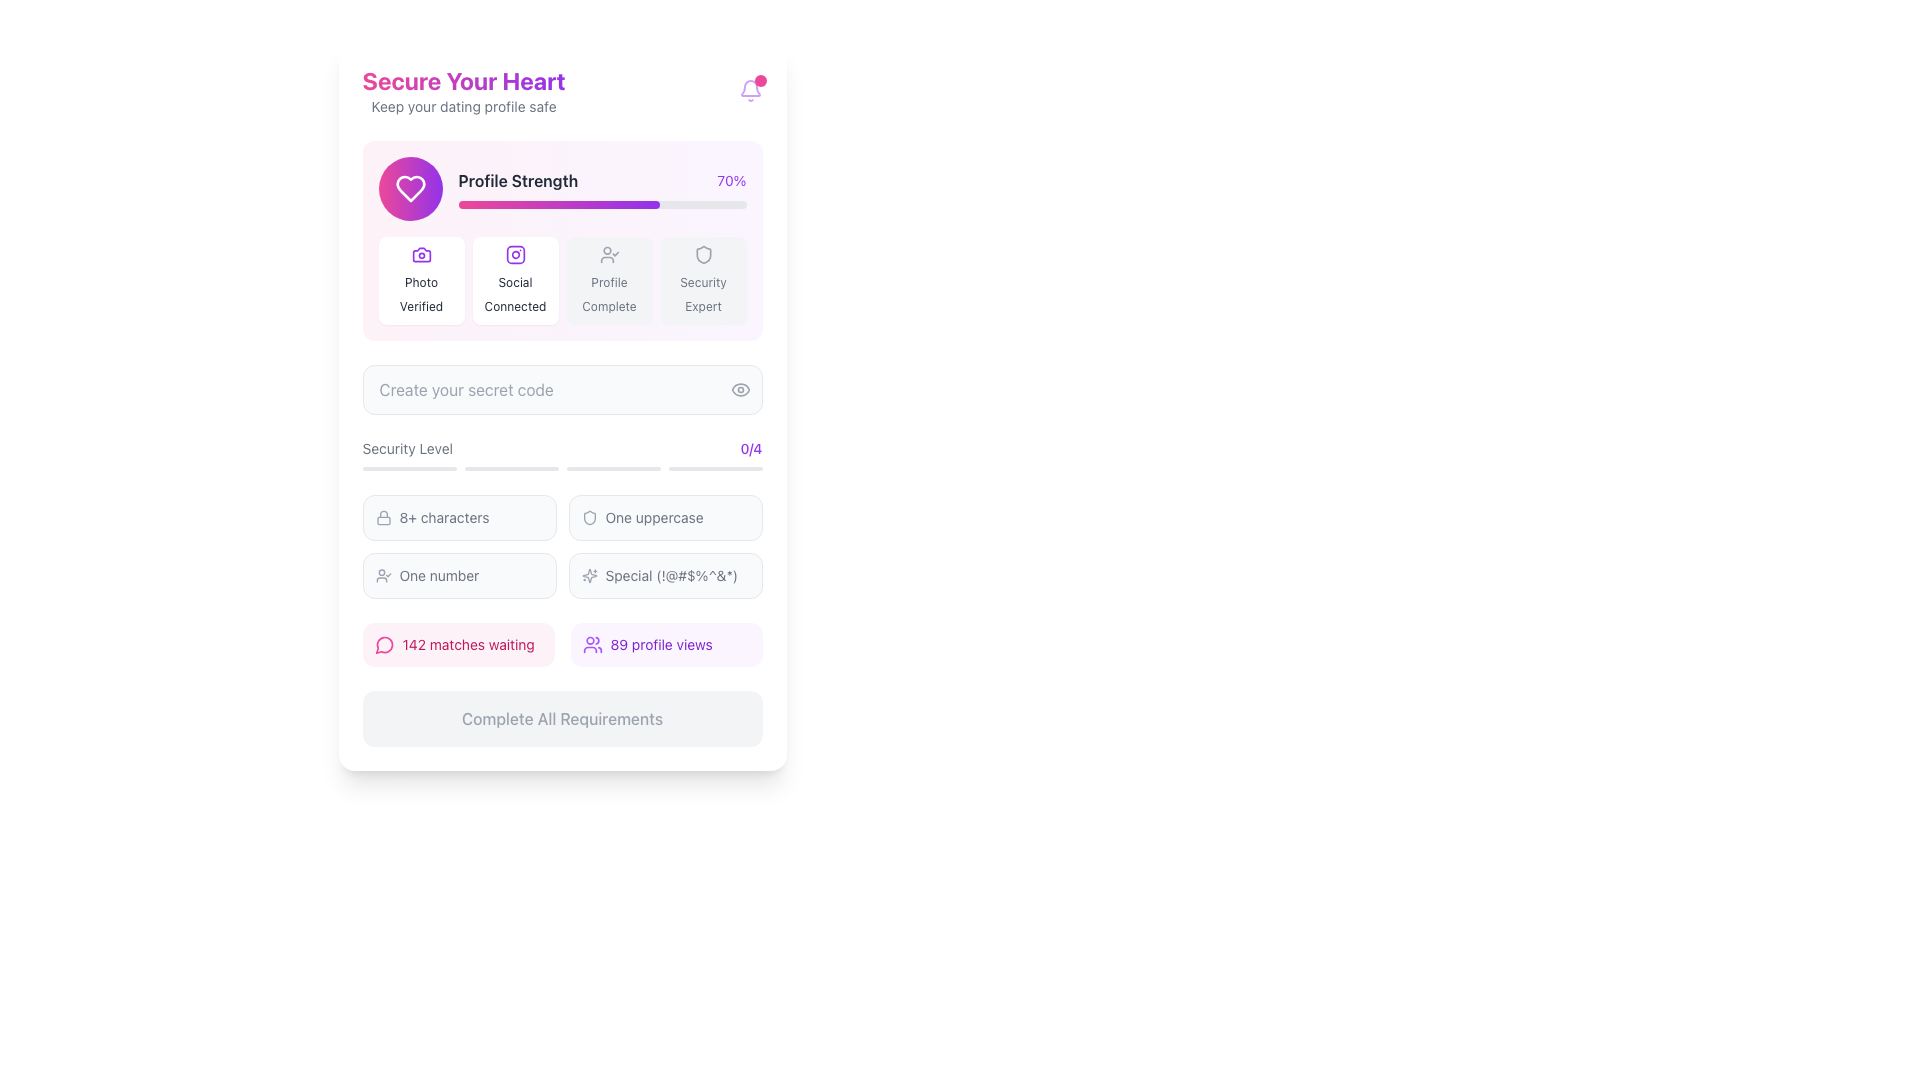 This screenshot has width=1920, height=1080. I want to click on the Text Label indicating the password requirement for at least 8 characters, located in the 'Security Level' section at the top-left of its row, so click(443, 516).